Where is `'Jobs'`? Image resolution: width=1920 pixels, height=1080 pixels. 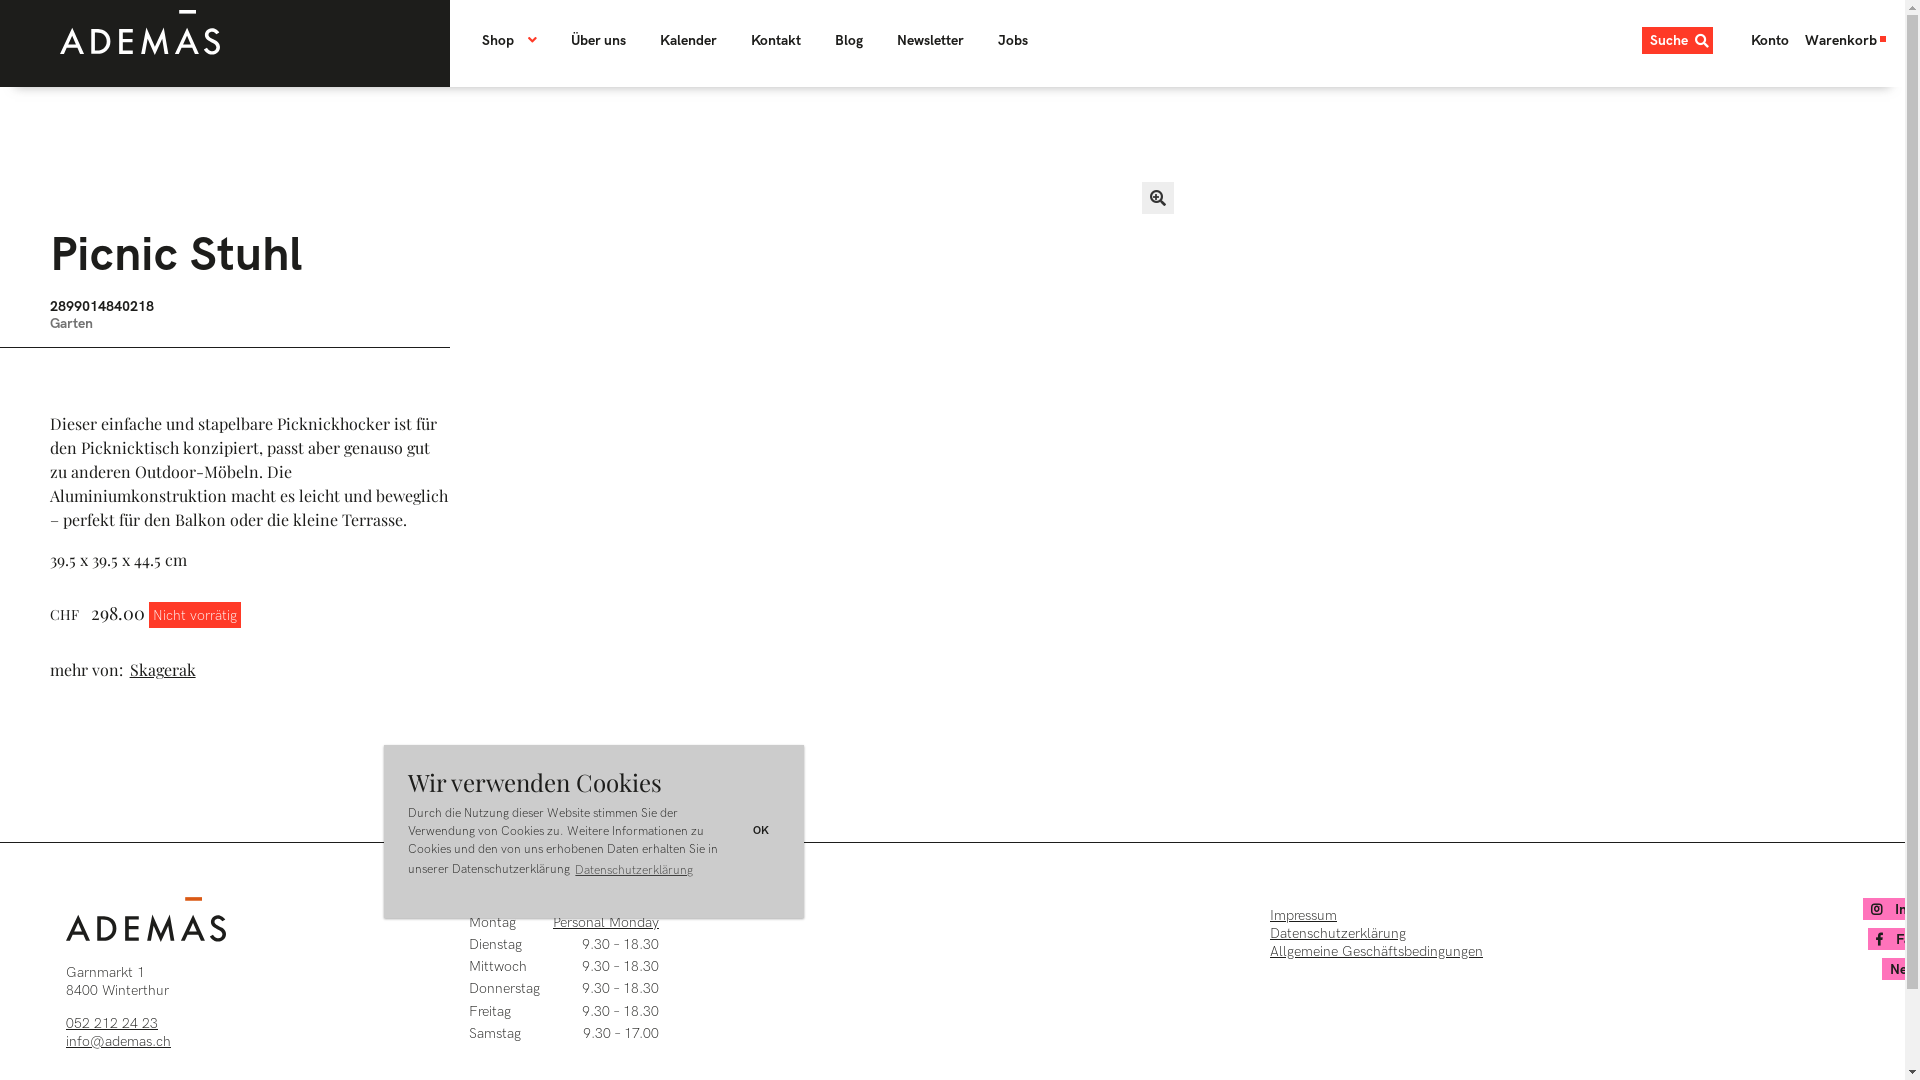 'Jobs' is located at coordinates (1012, 40).